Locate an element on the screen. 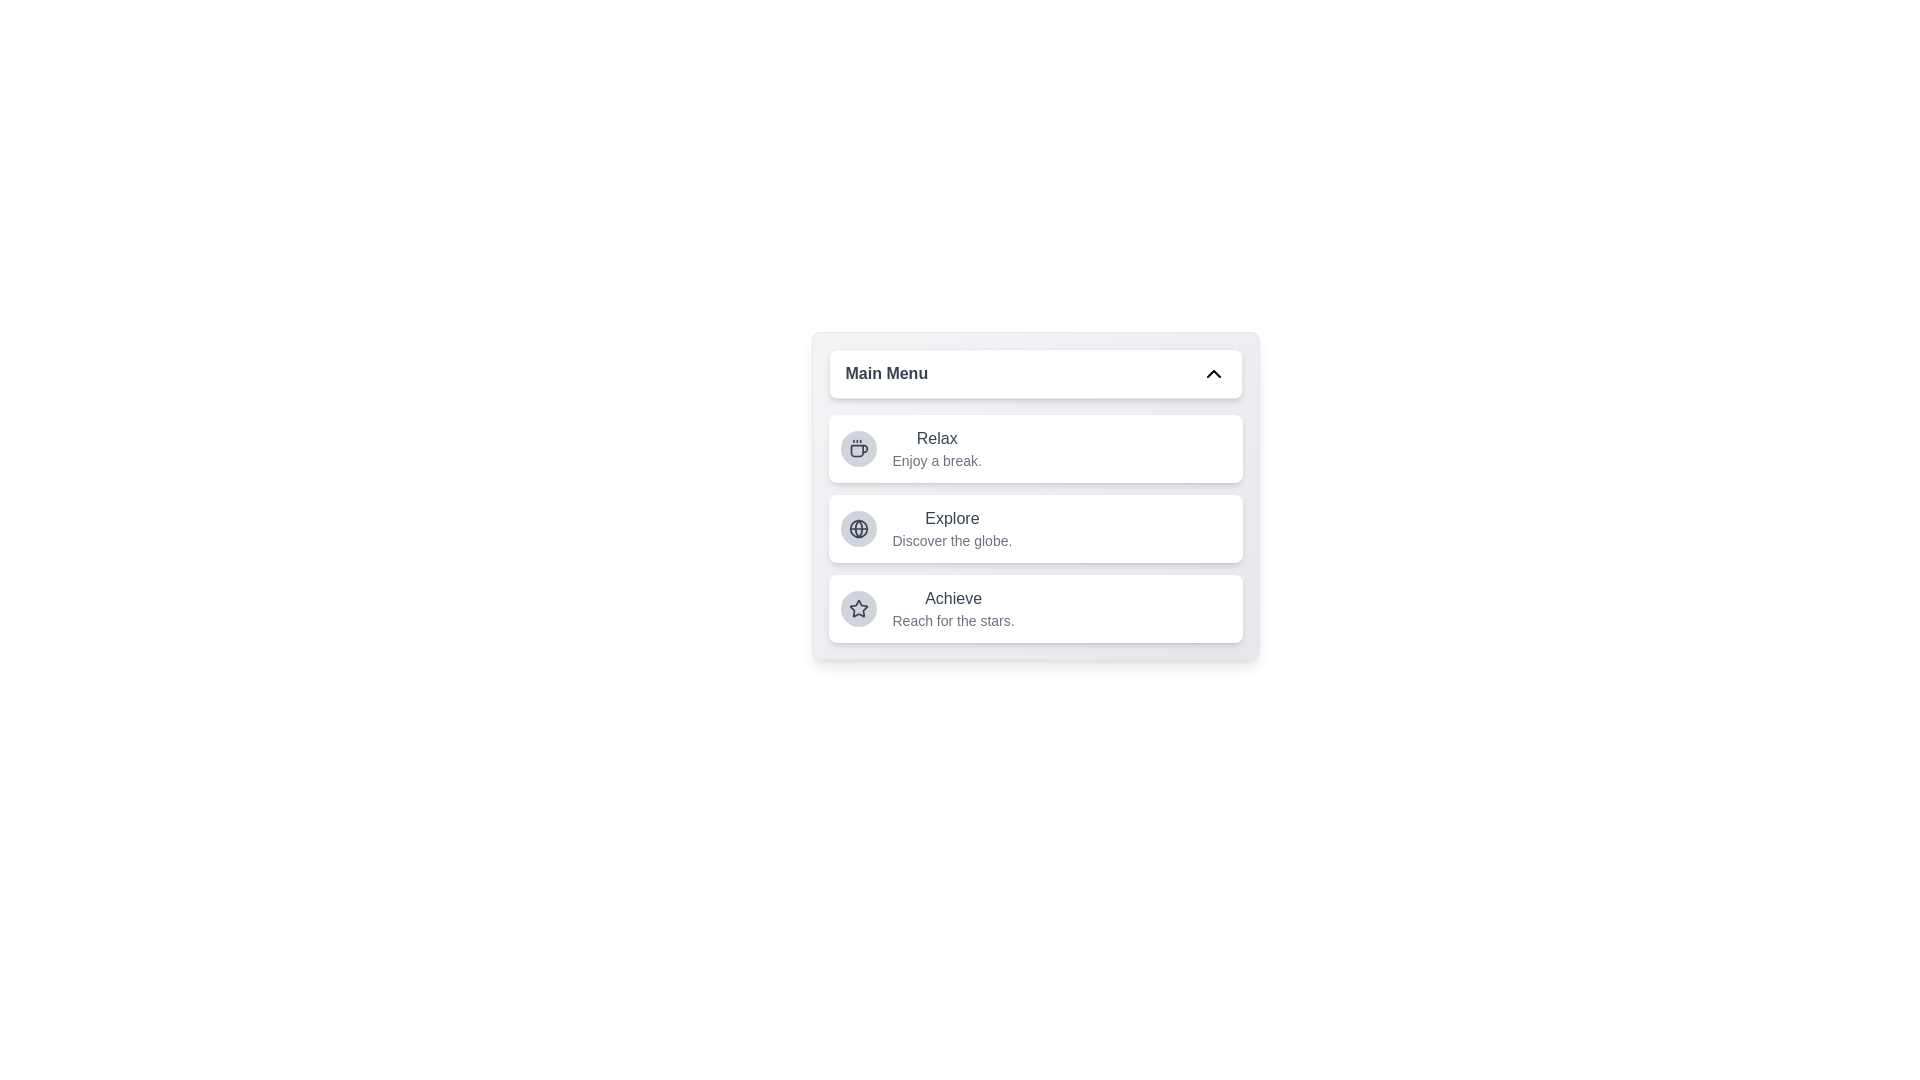 The image size is (1920, 1080). the menu item corresponding to Achieve is located at coordinates (1035, 608).